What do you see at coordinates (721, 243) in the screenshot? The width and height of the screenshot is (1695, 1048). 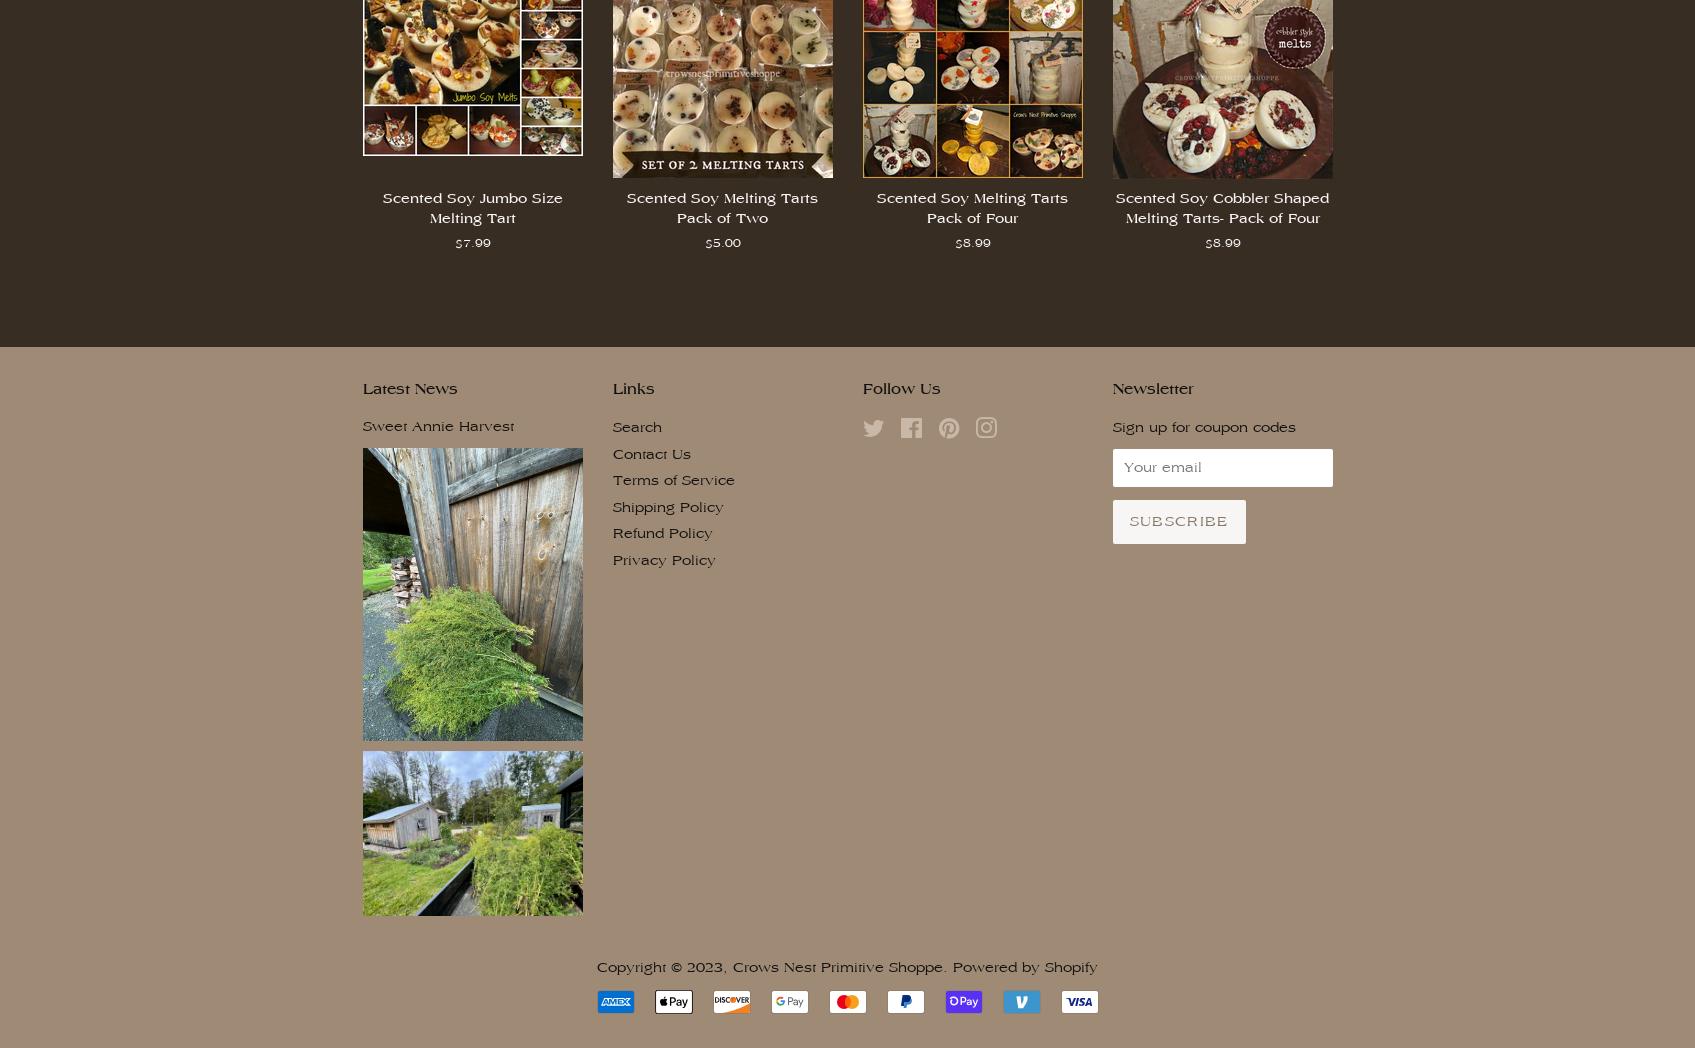 I see `'$5.00'` at bounding box center [721, 243].